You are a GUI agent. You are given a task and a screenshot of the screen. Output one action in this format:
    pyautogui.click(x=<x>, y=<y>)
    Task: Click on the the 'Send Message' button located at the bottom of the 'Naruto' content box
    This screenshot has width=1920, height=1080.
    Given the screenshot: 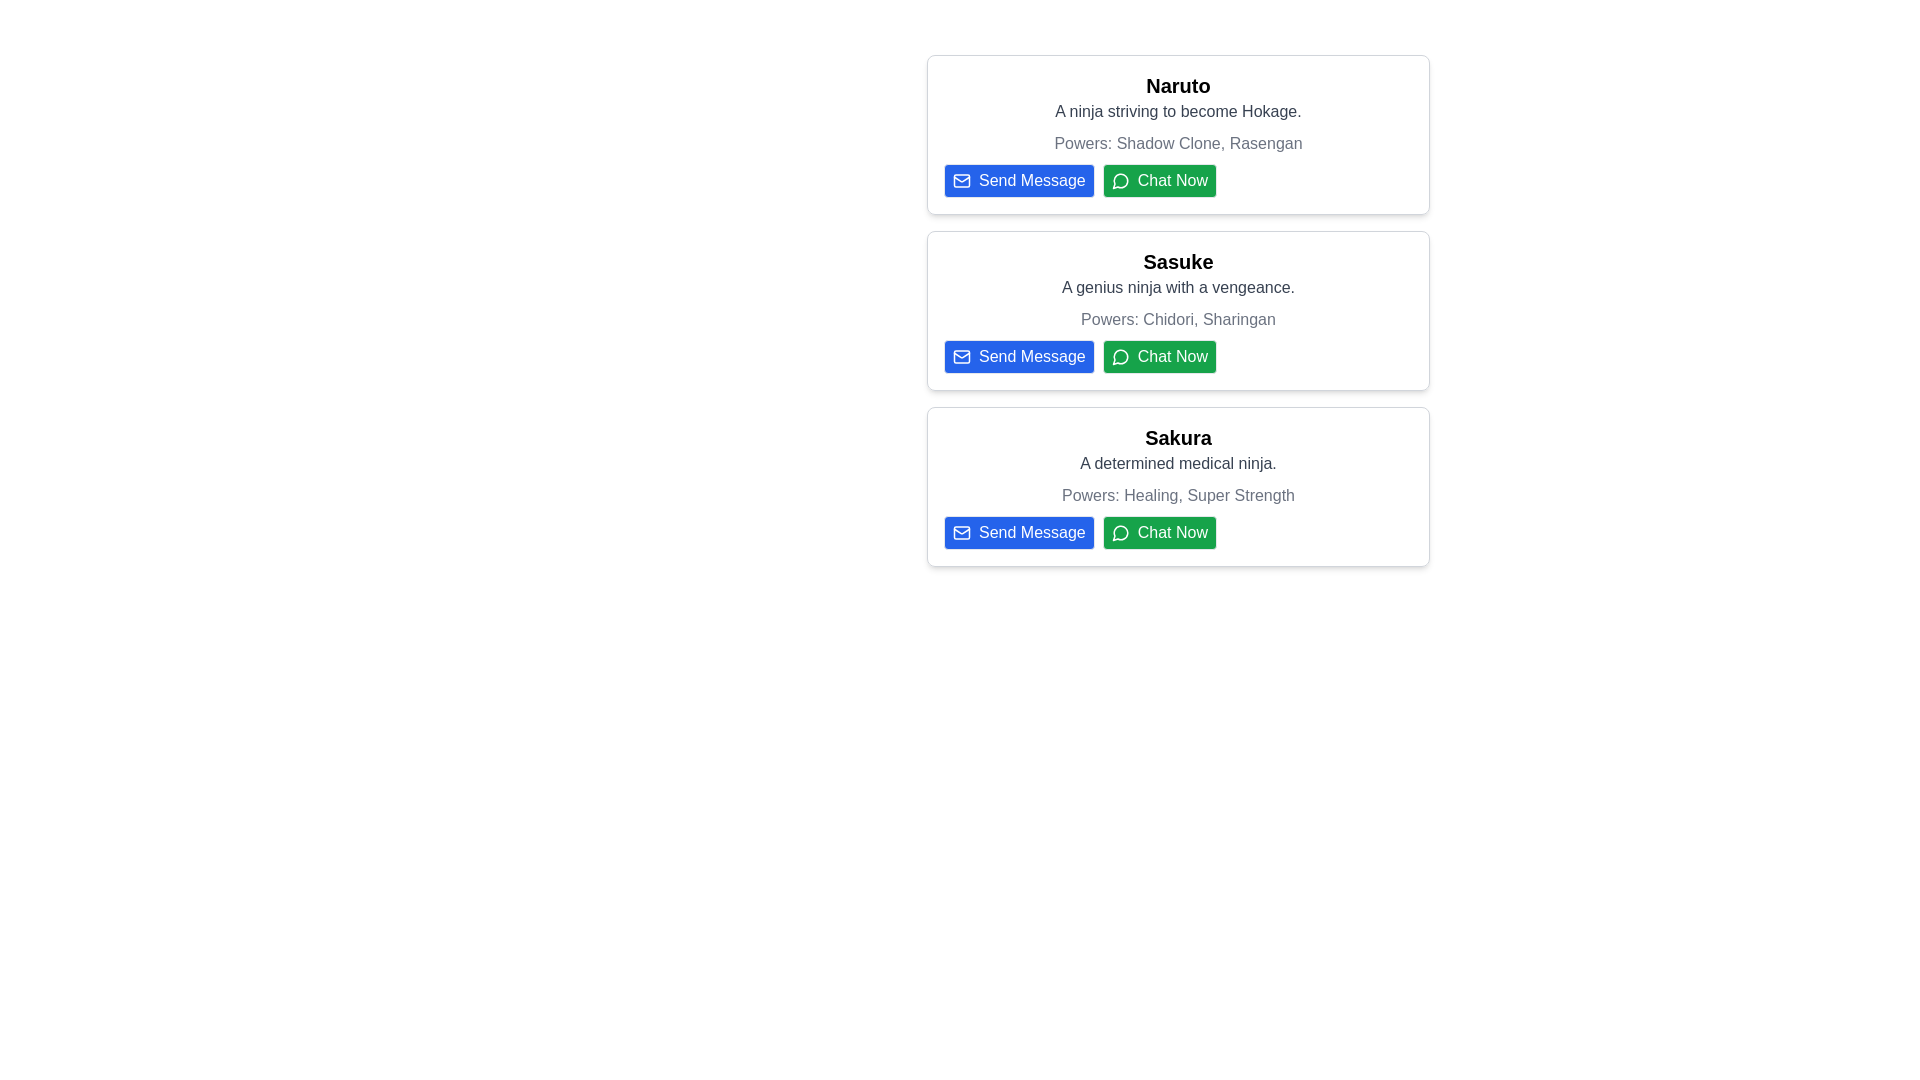 What is the action you would take?
    pyautogui.click(x=1018, y=181)
    